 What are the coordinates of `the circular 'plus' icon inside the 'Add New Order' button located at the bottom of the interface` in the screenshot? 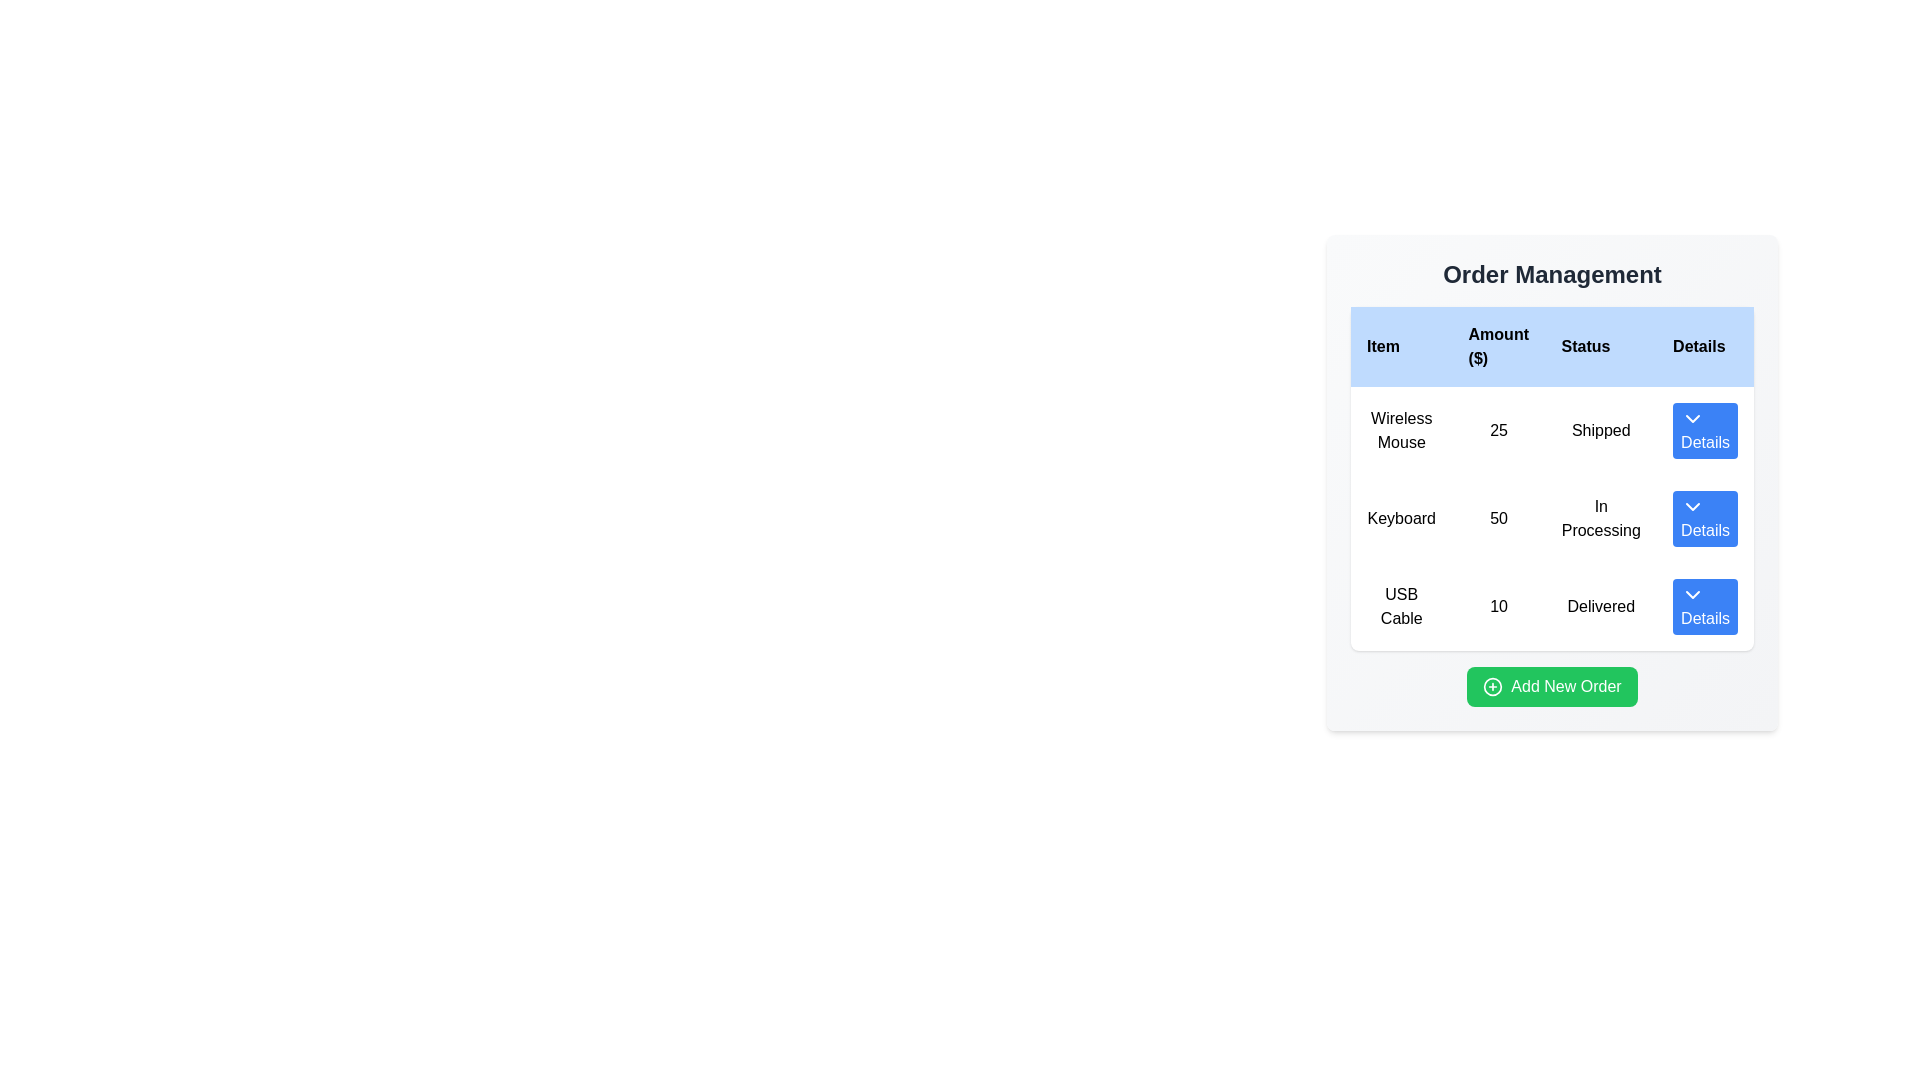 It's located at (1493, 685).